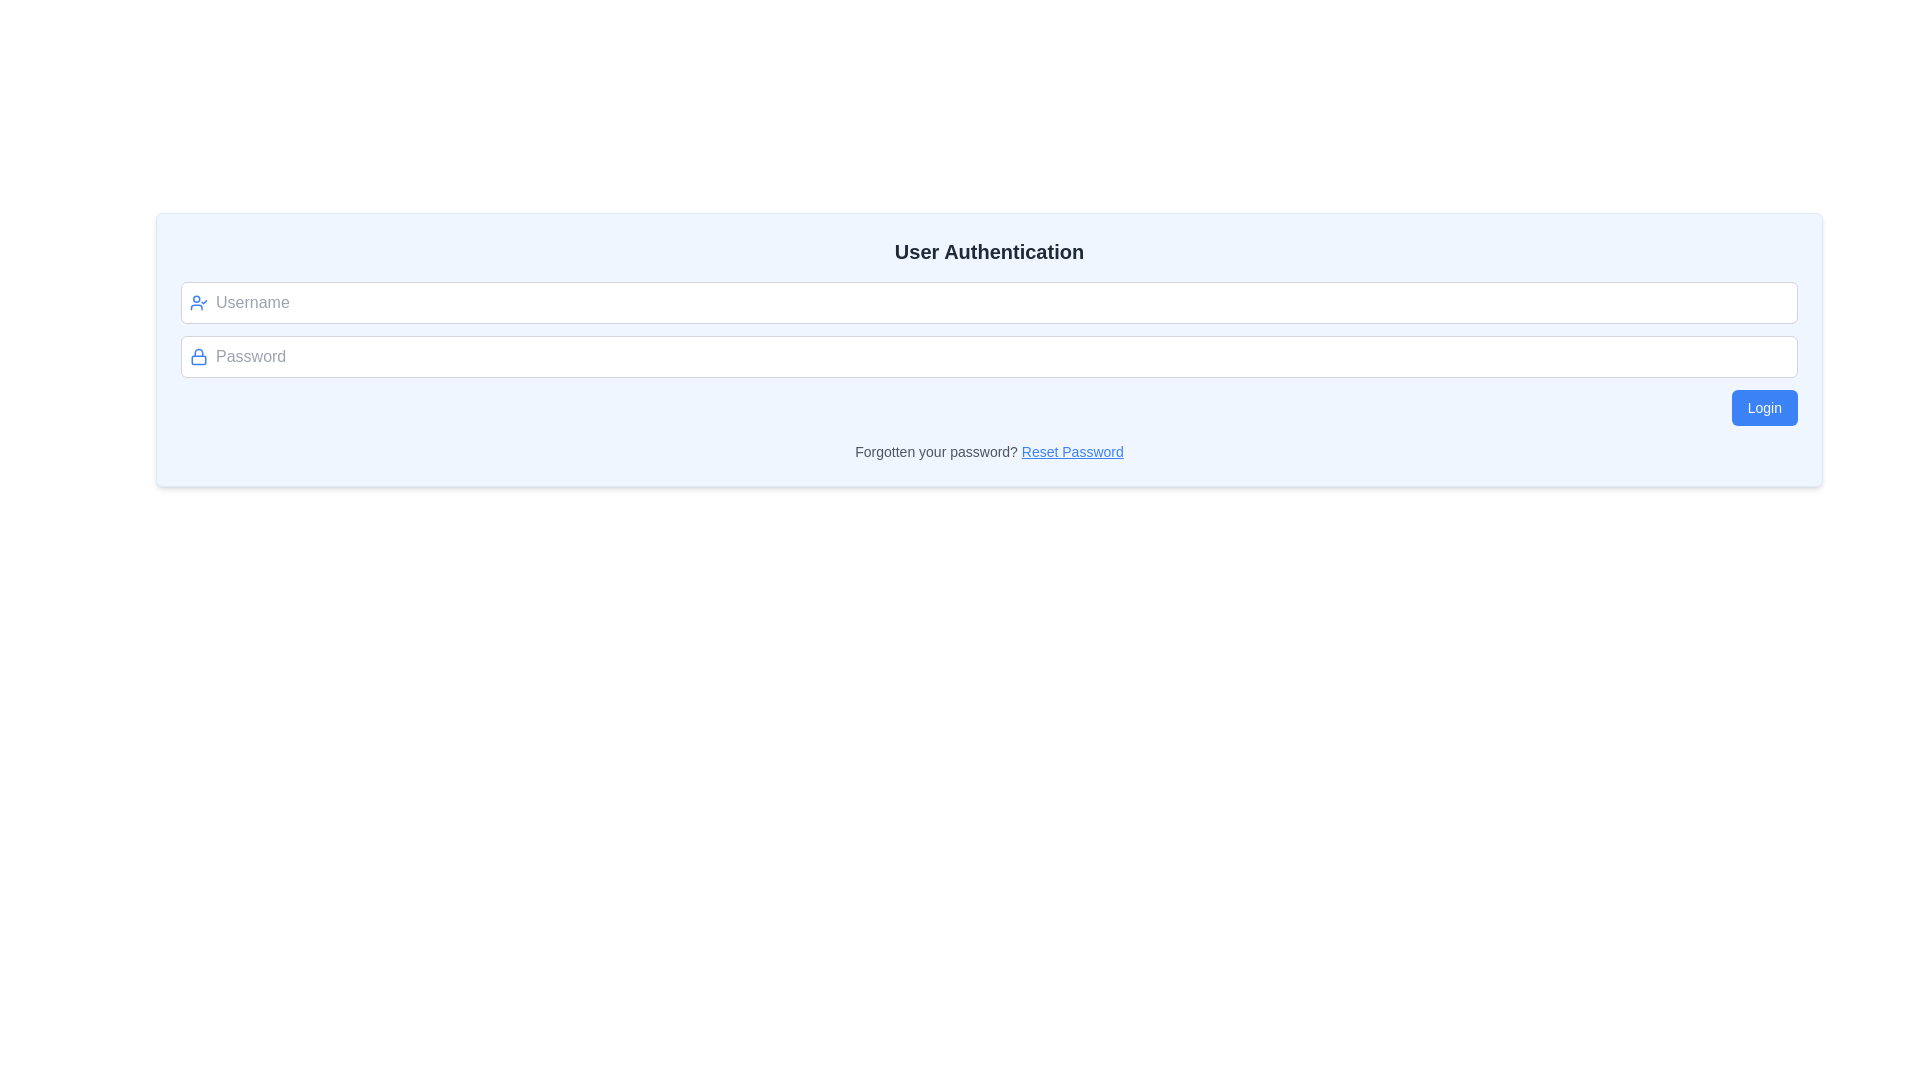  I want to click on the submit button located on the right side of the login form section, so click(1764, 407).